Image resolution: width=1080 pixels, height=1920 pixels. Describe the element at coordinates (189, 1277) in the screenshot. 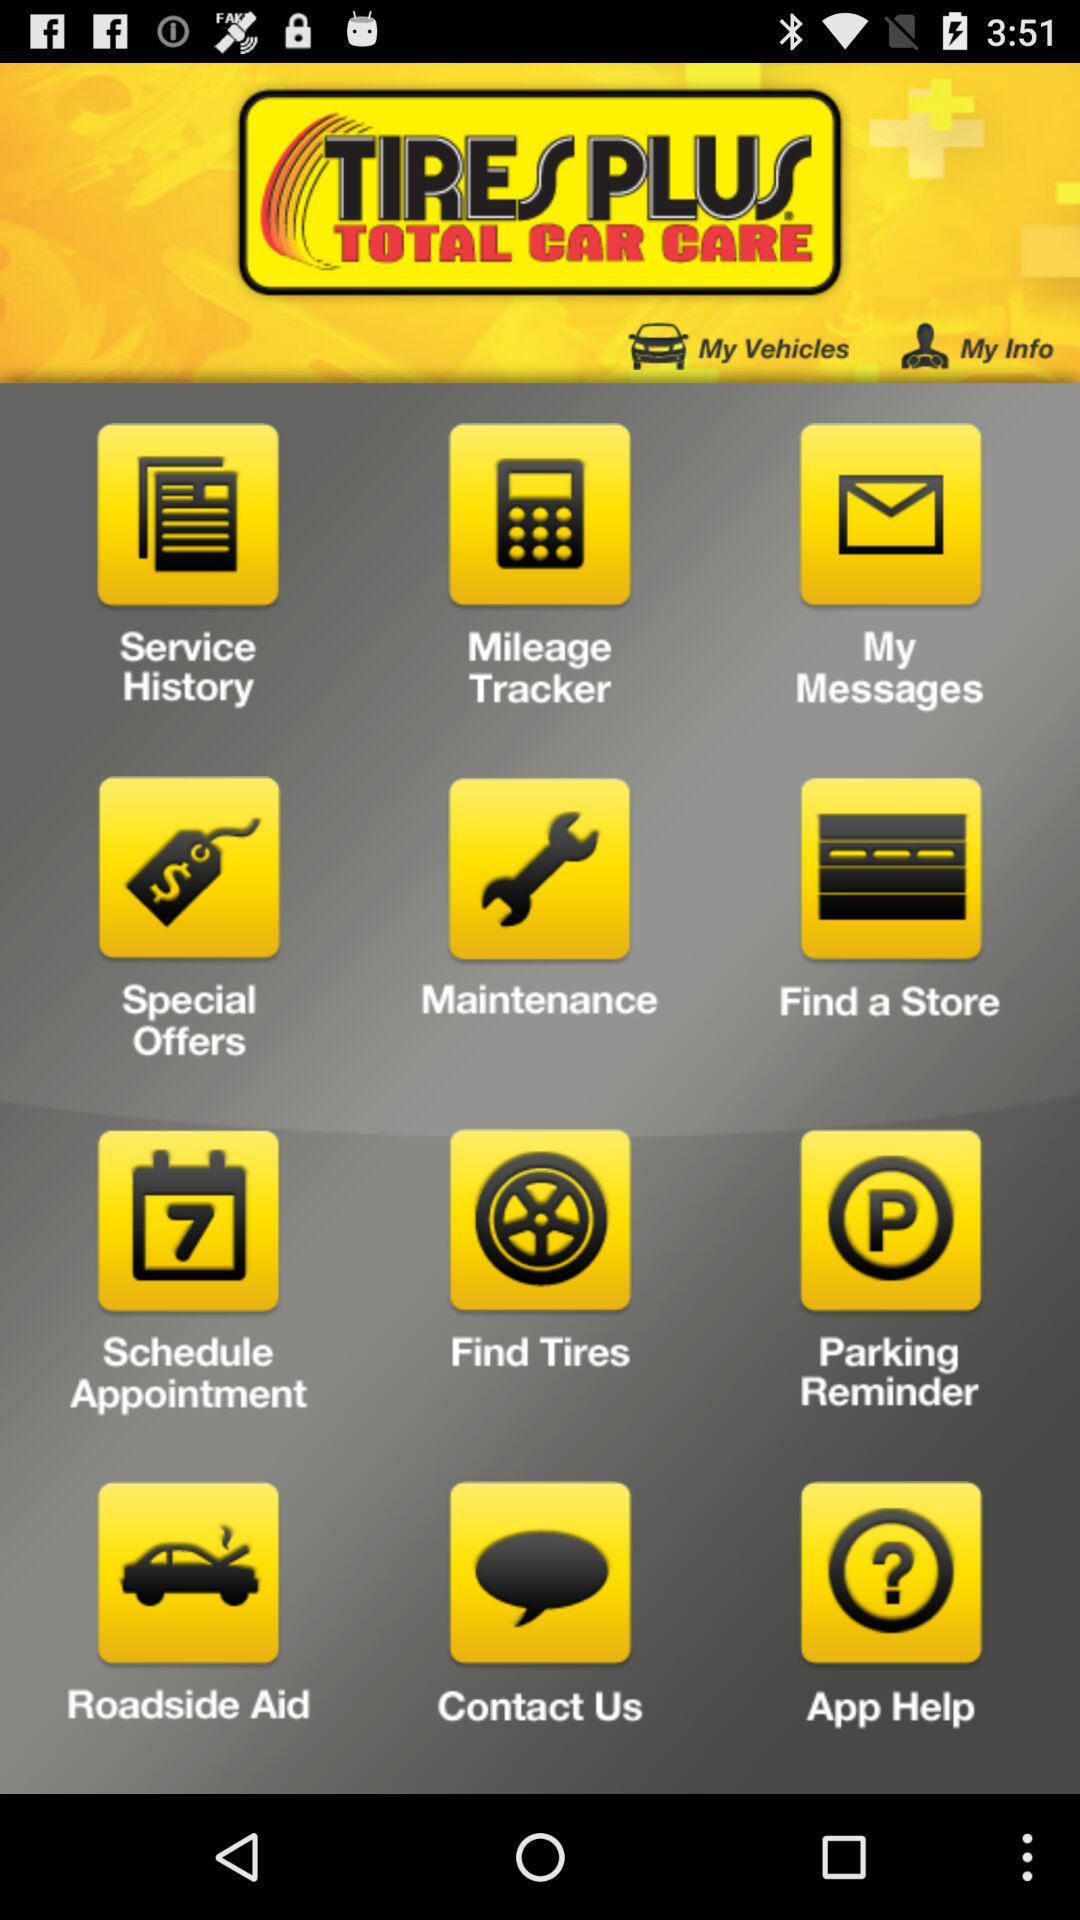

I see `to schedule appointment option` at that location.